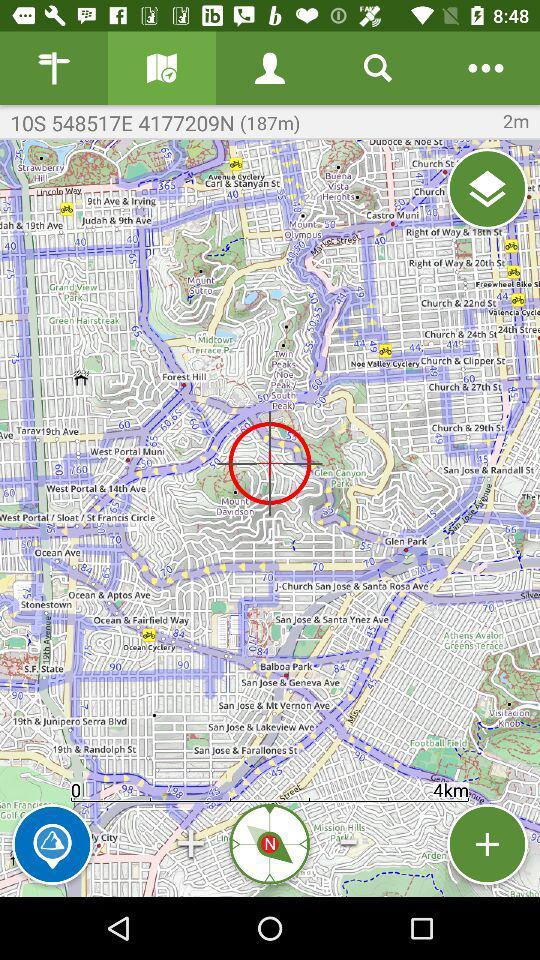  Describe the element at coordinates (270, 68) in the screenshot. I see `person` at that location.